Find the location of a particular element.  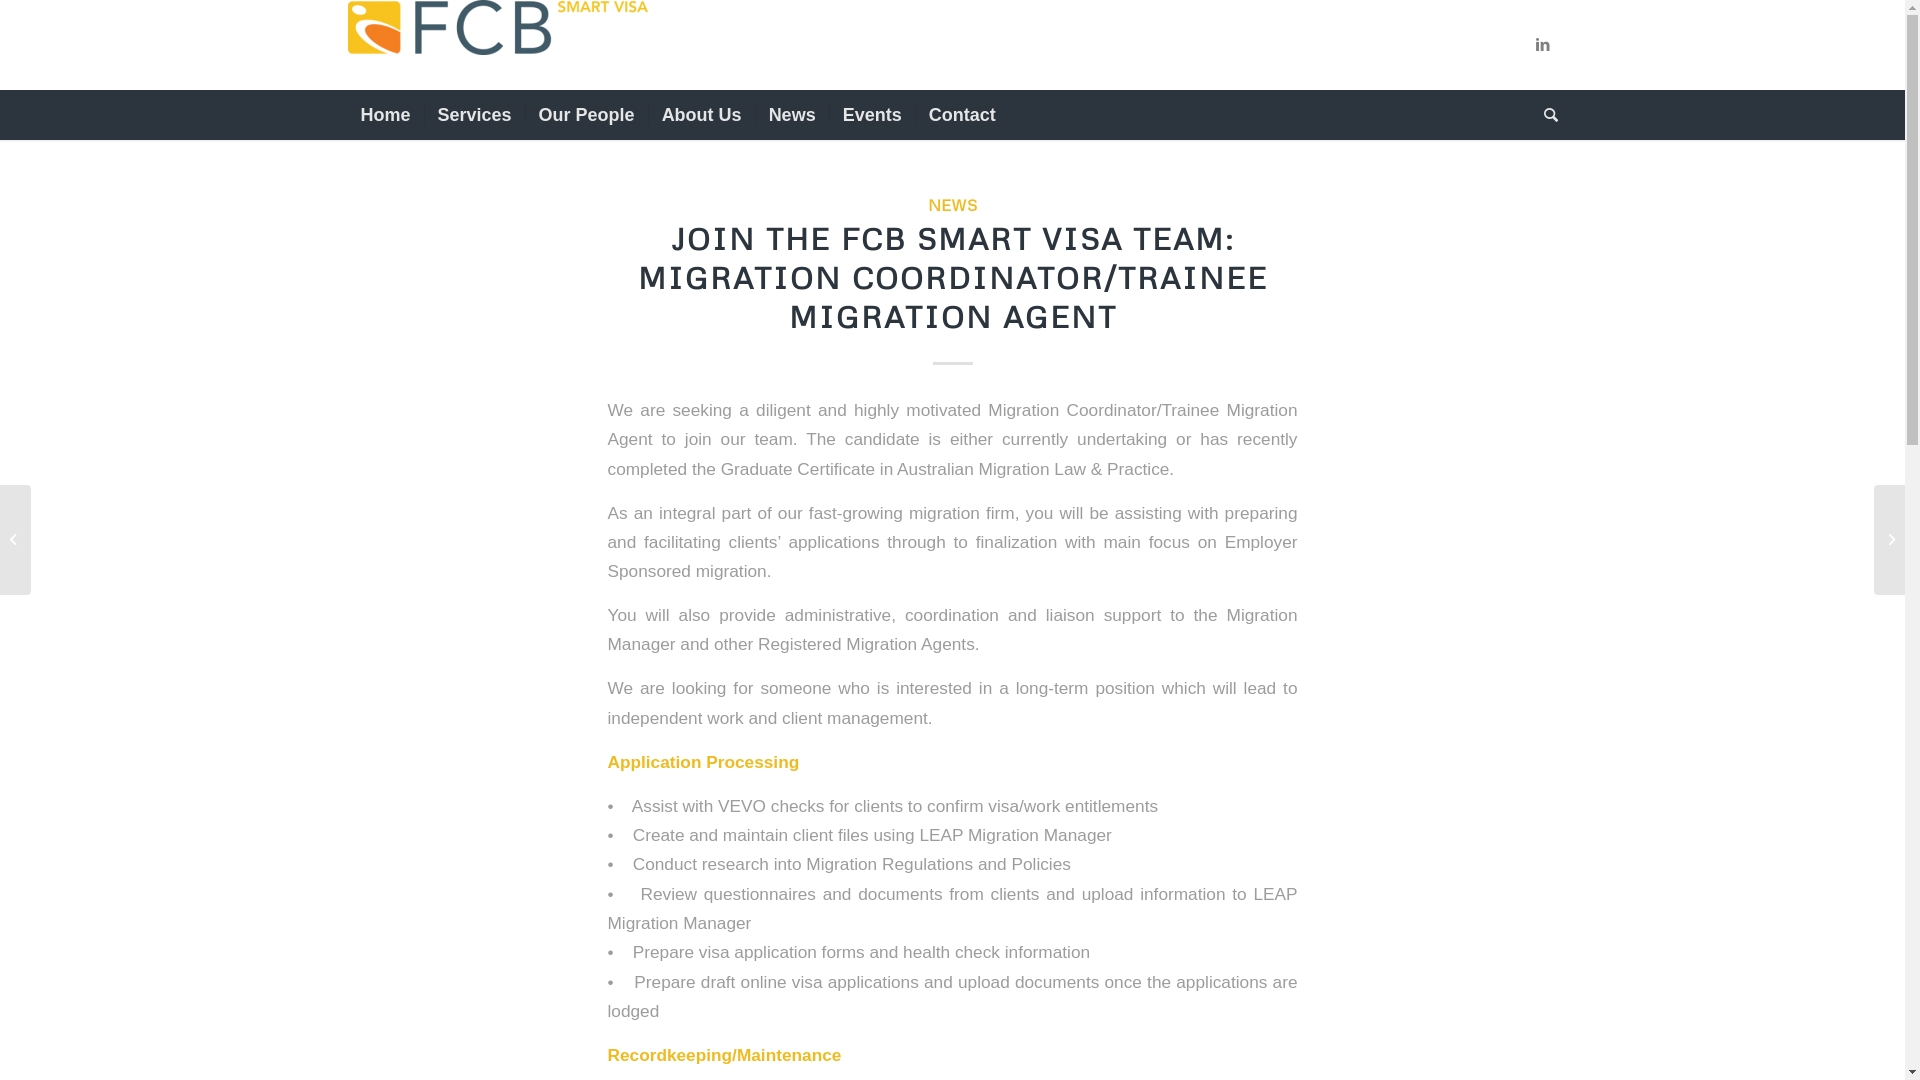

'Home' is located at coordinates (347, 115).